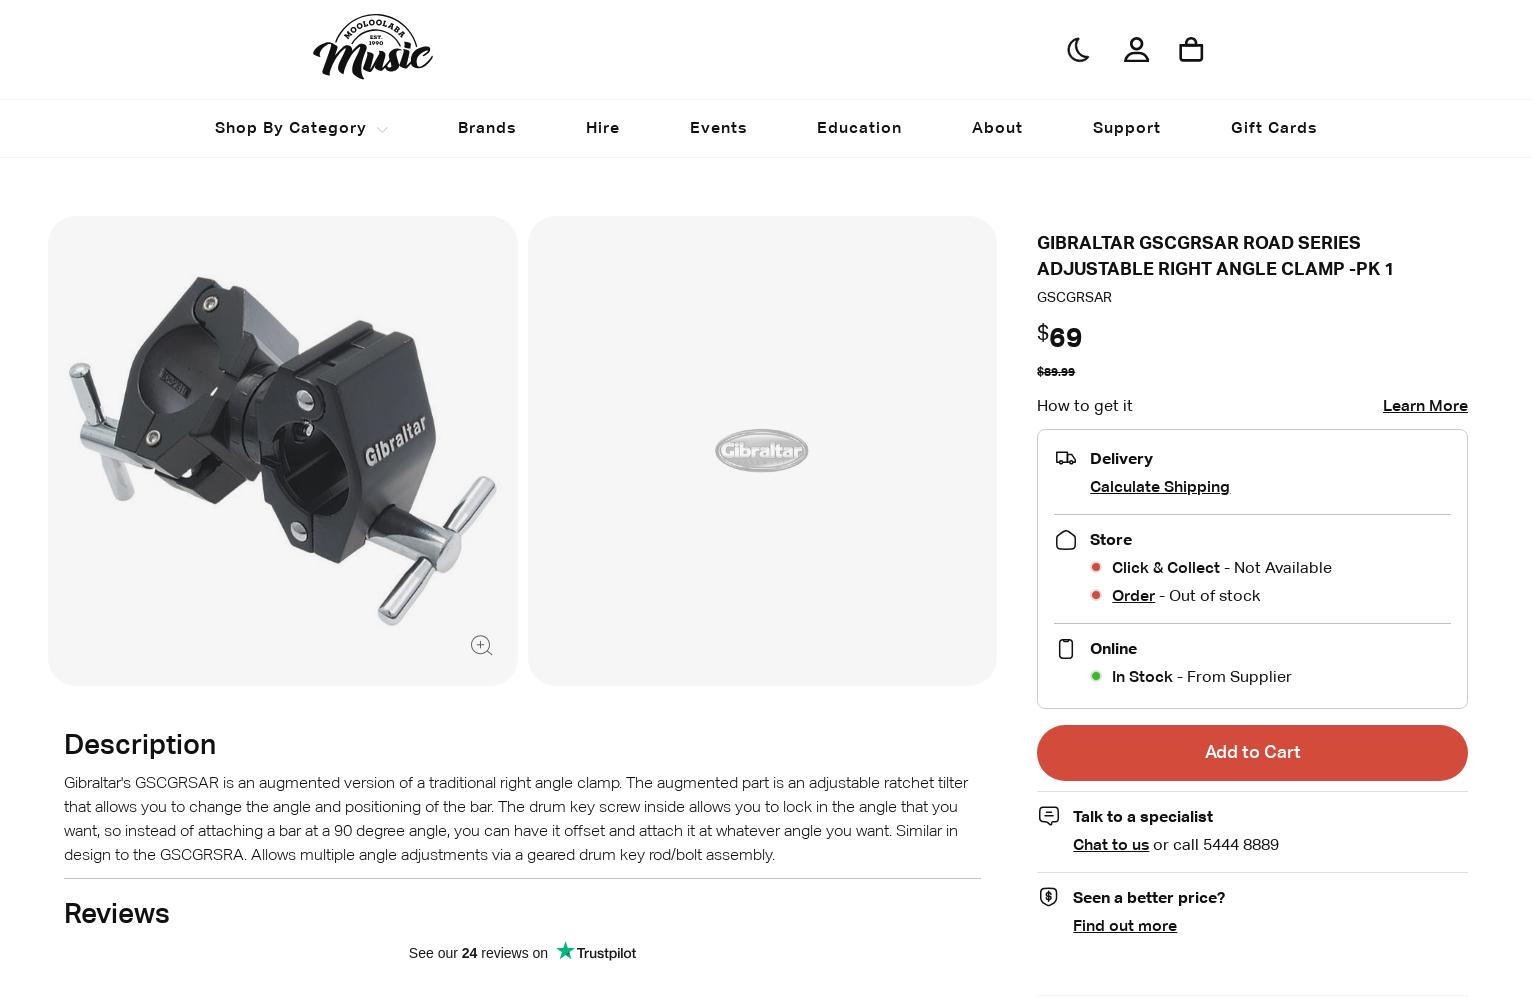 This screenshot has height=999, width=1532. Describe the element at coordinates (1055, 372) in the screenshot. I see `'$89.99'` at that location.